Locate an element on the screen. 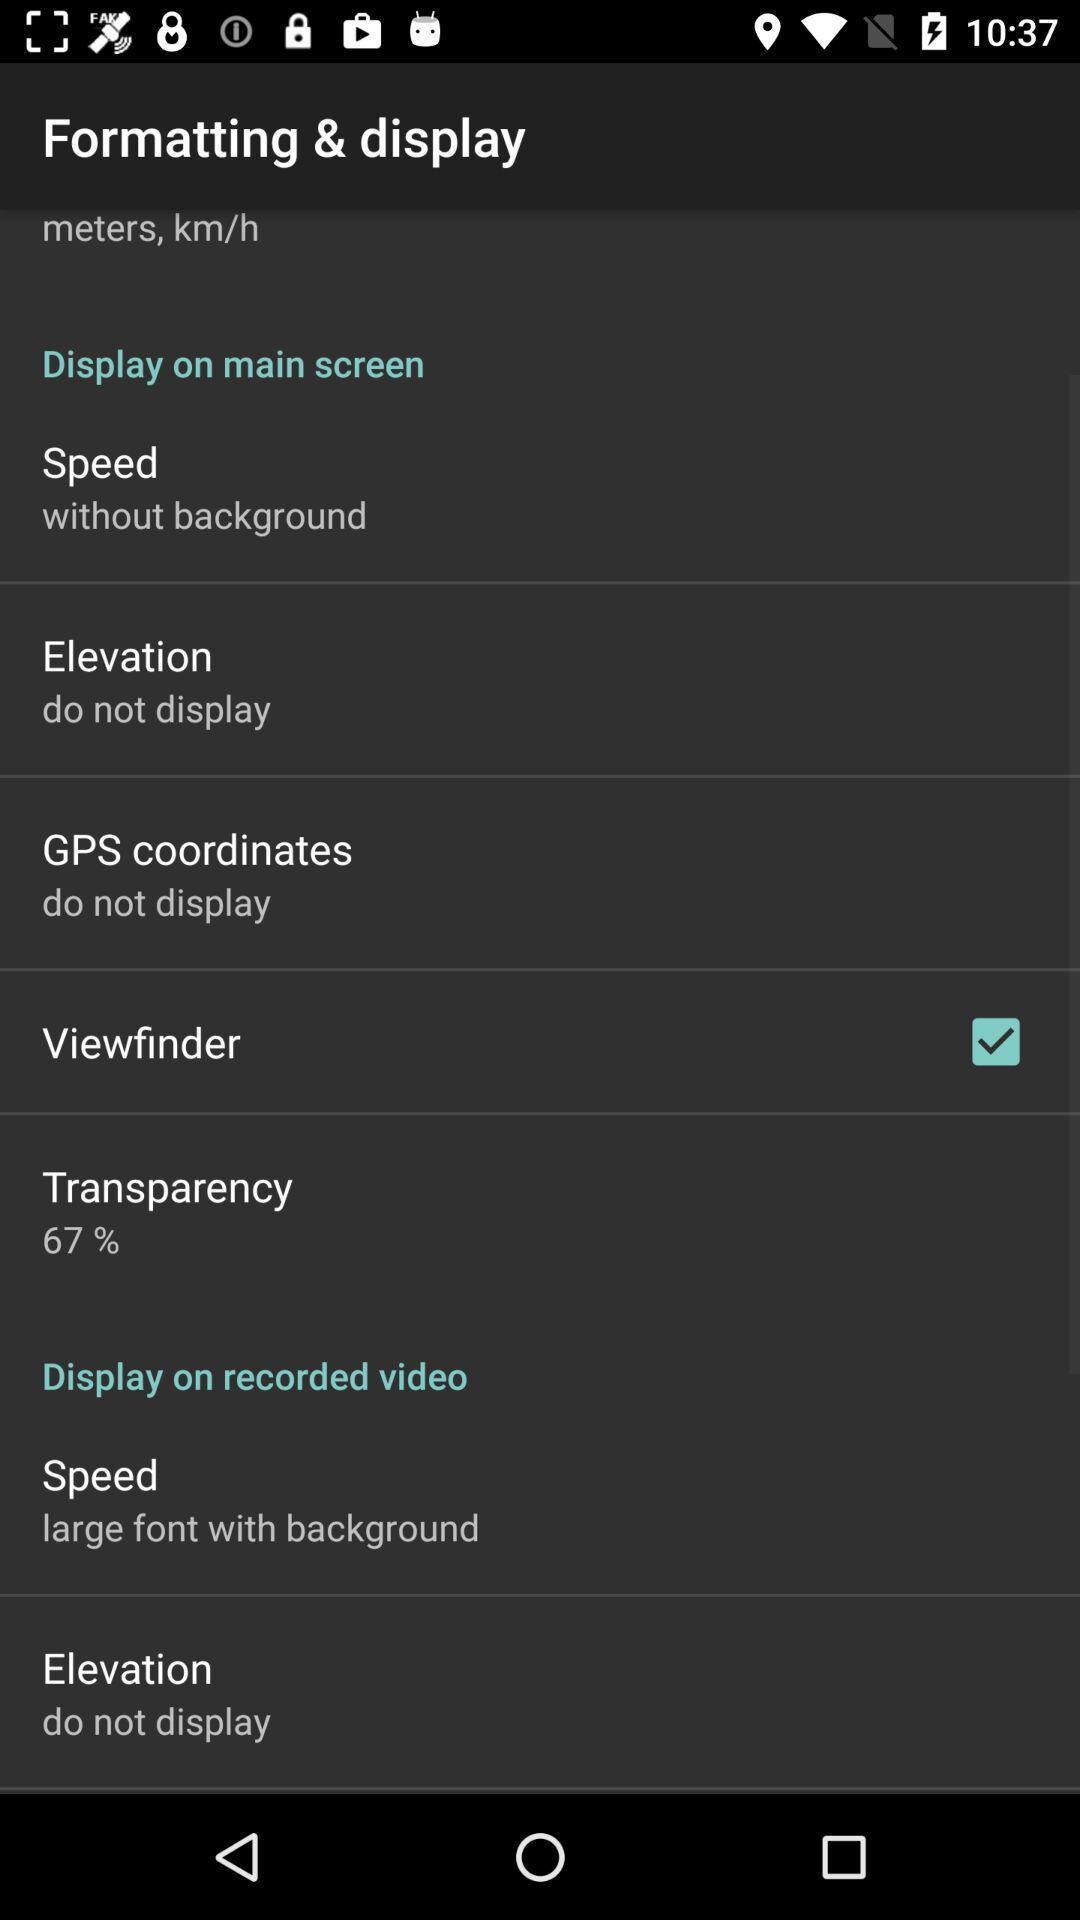 The height and width of the screenshot is (1920, 1080). the 67 % item is located at coordinates (80, 1237).